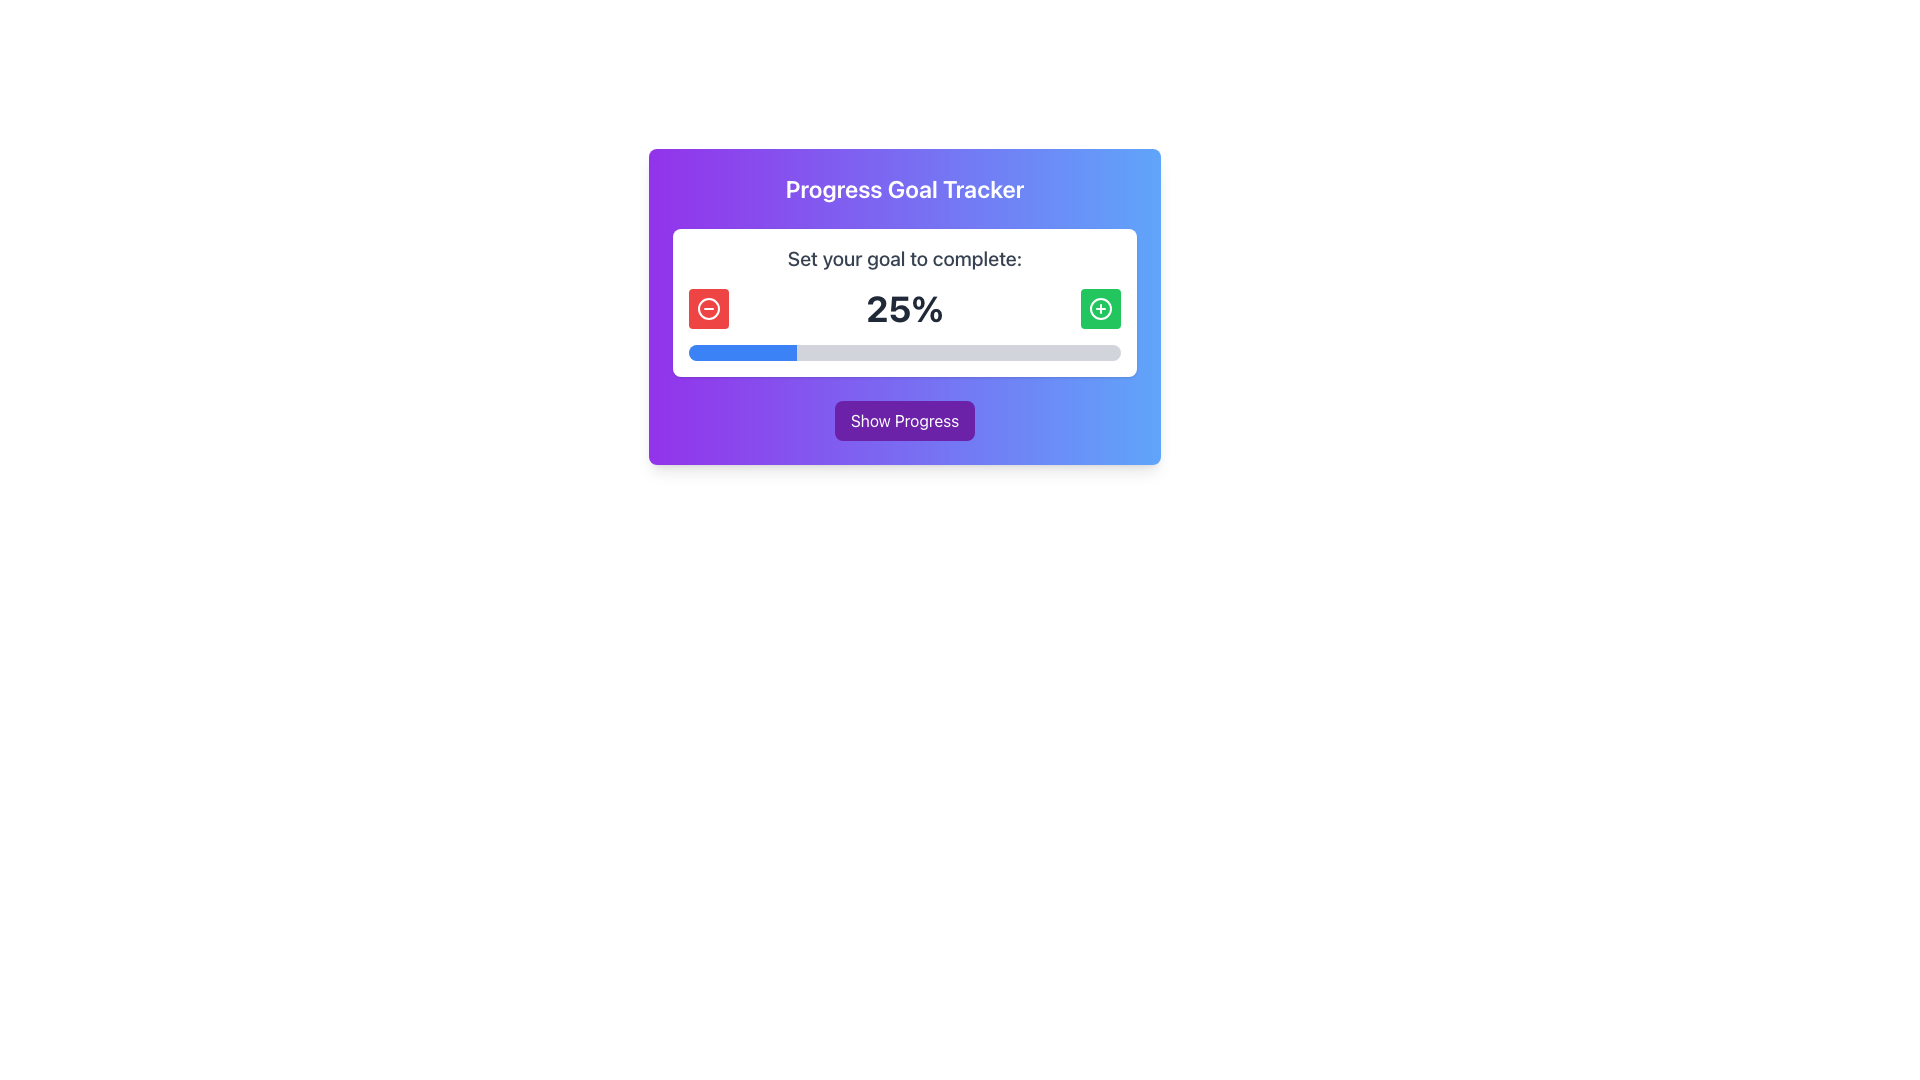 The image size is (1920, 1080). Describe the element at coordinates (904, 308) in the screenshot. I see `the display text element that visually represents the current progress or goal setting, located beneath the header 'Set your goal to complete:' and between the decrease and increase percentage buttons` at that location.